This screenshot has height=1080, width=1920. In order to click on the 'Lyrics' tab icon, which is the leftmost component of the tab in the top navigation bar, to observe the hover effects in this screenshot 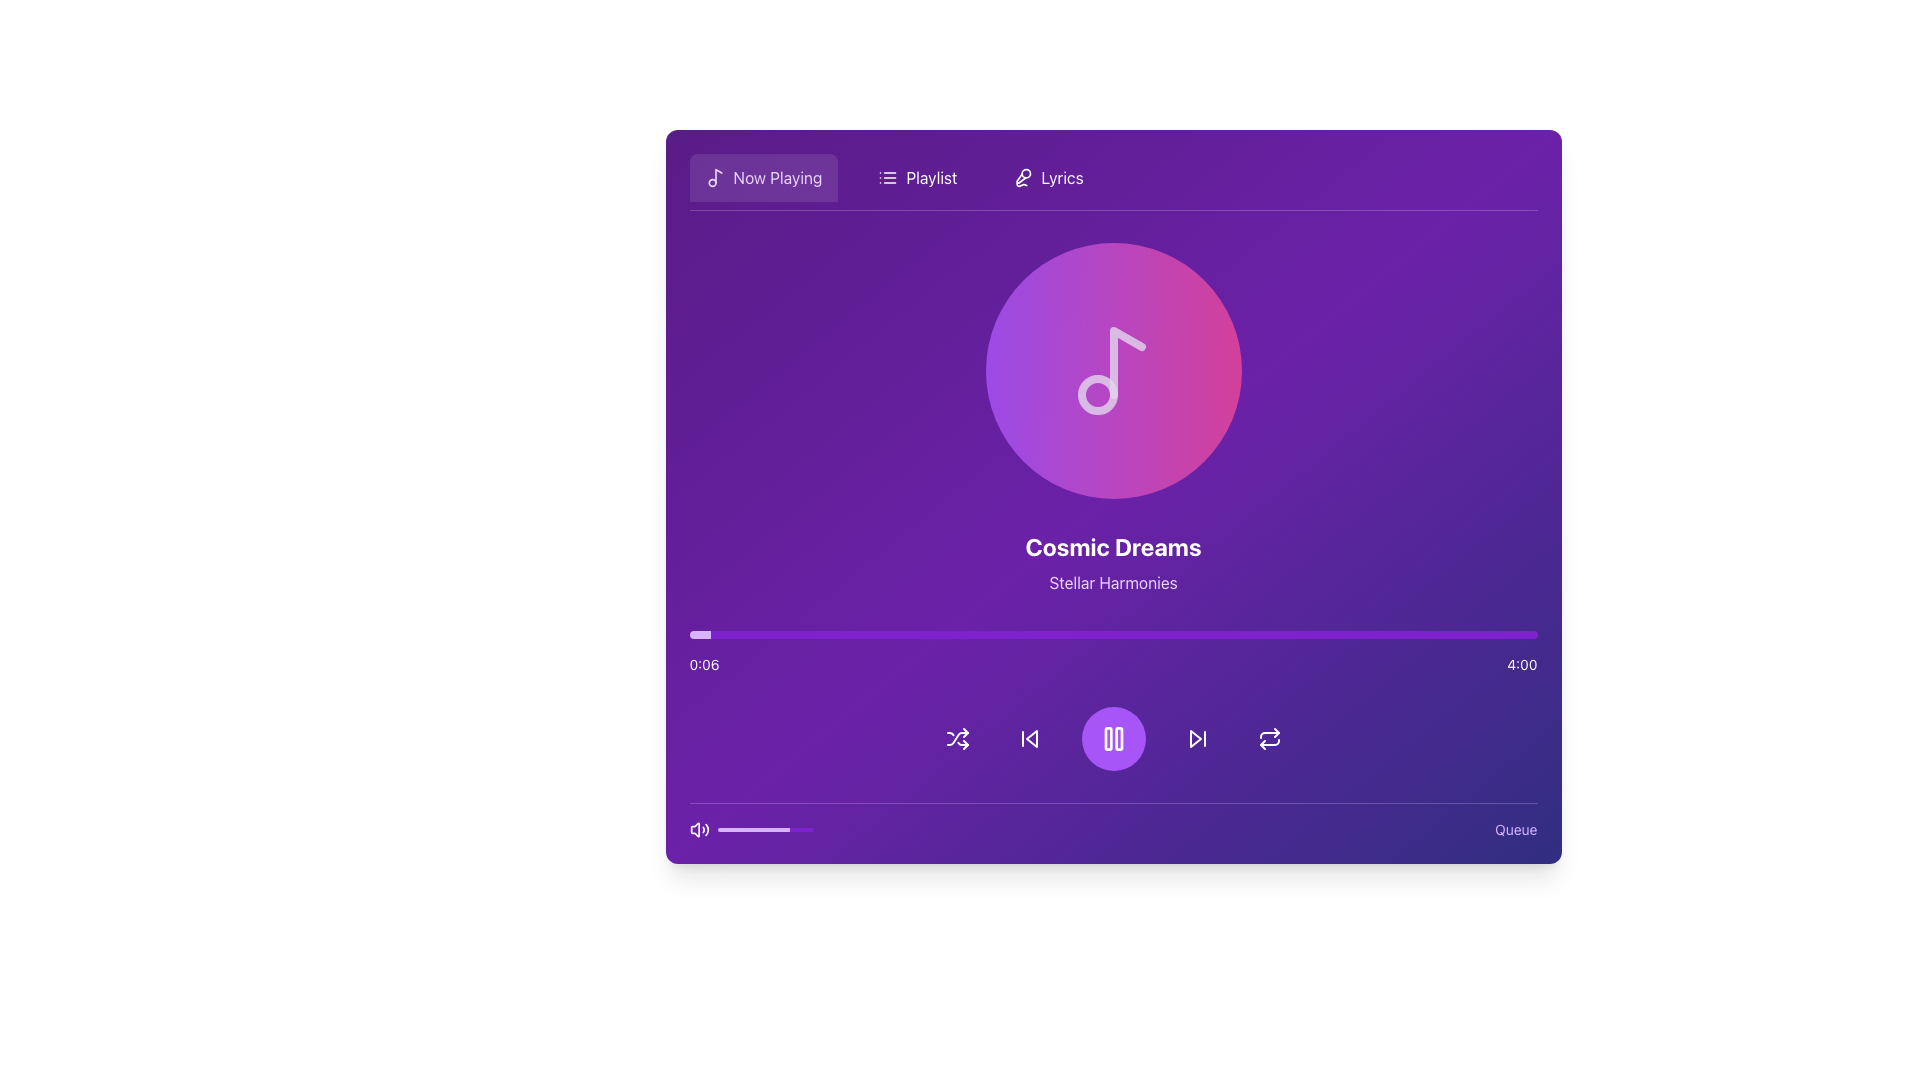, I will do `click(1023, 176)`.